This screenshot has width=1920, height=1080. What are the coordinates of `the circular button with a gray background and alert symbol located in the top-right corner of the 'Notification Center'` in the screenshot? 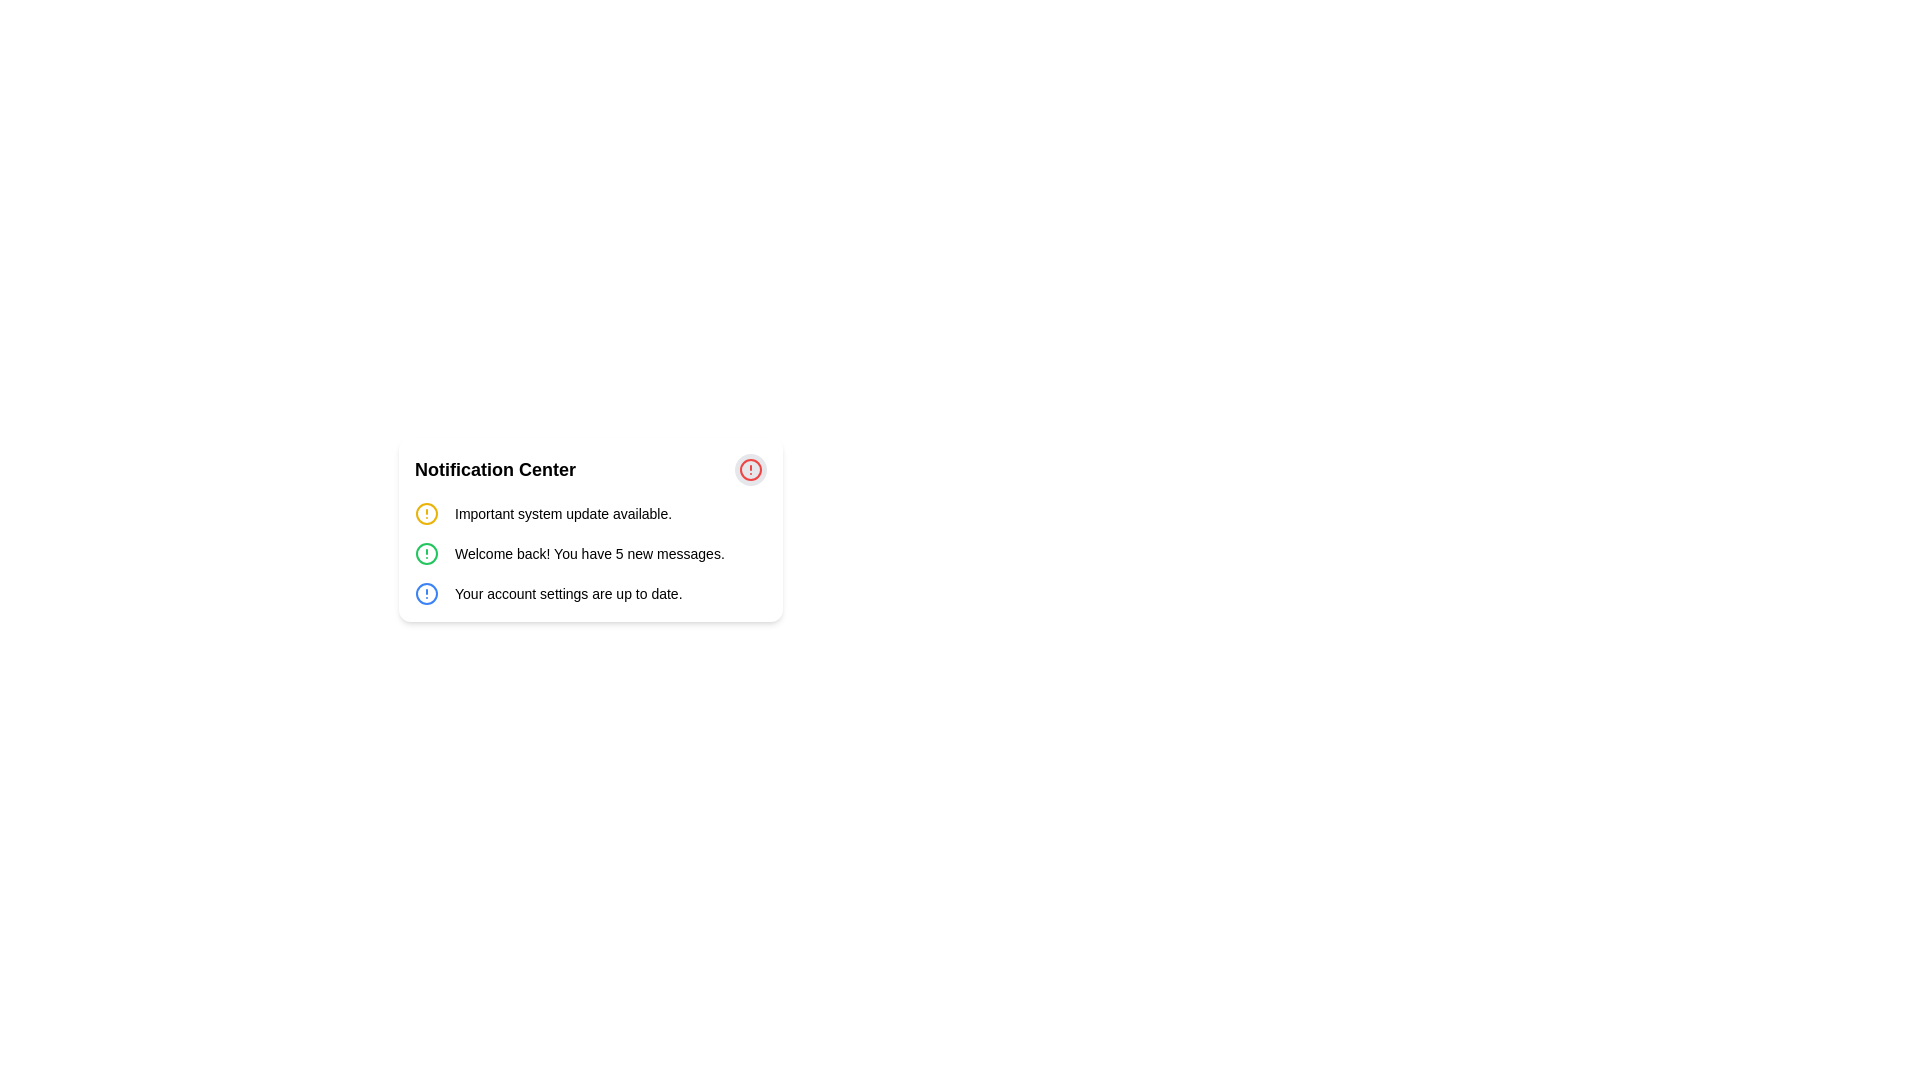 It's located at (749, 470).